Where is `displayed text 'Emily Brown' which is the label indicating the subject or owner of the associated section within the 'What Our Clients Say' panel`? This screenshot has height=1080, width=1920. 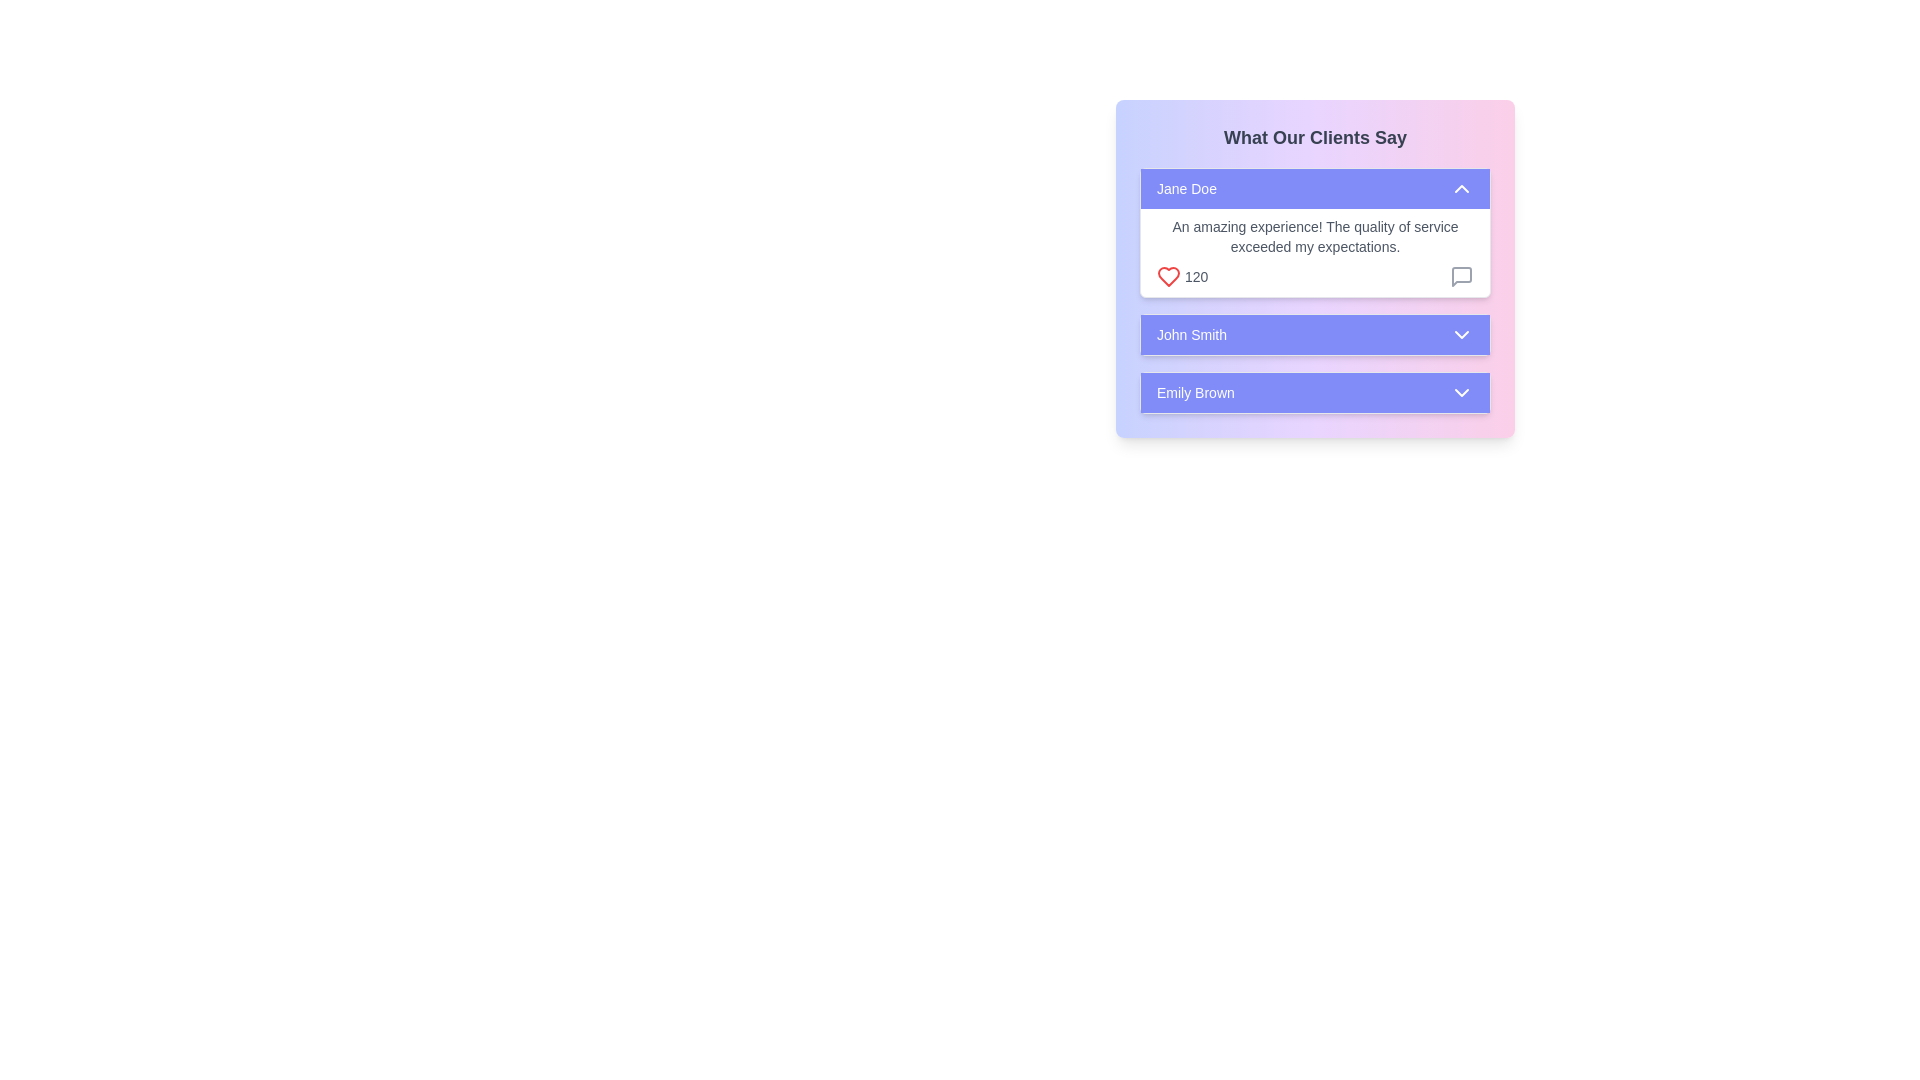 displayed text 'Emily Brown' which is the label indicating the subject or owner of the associated section within the 'What Our Clients Say' panel is located at coordinates (1195, 393).